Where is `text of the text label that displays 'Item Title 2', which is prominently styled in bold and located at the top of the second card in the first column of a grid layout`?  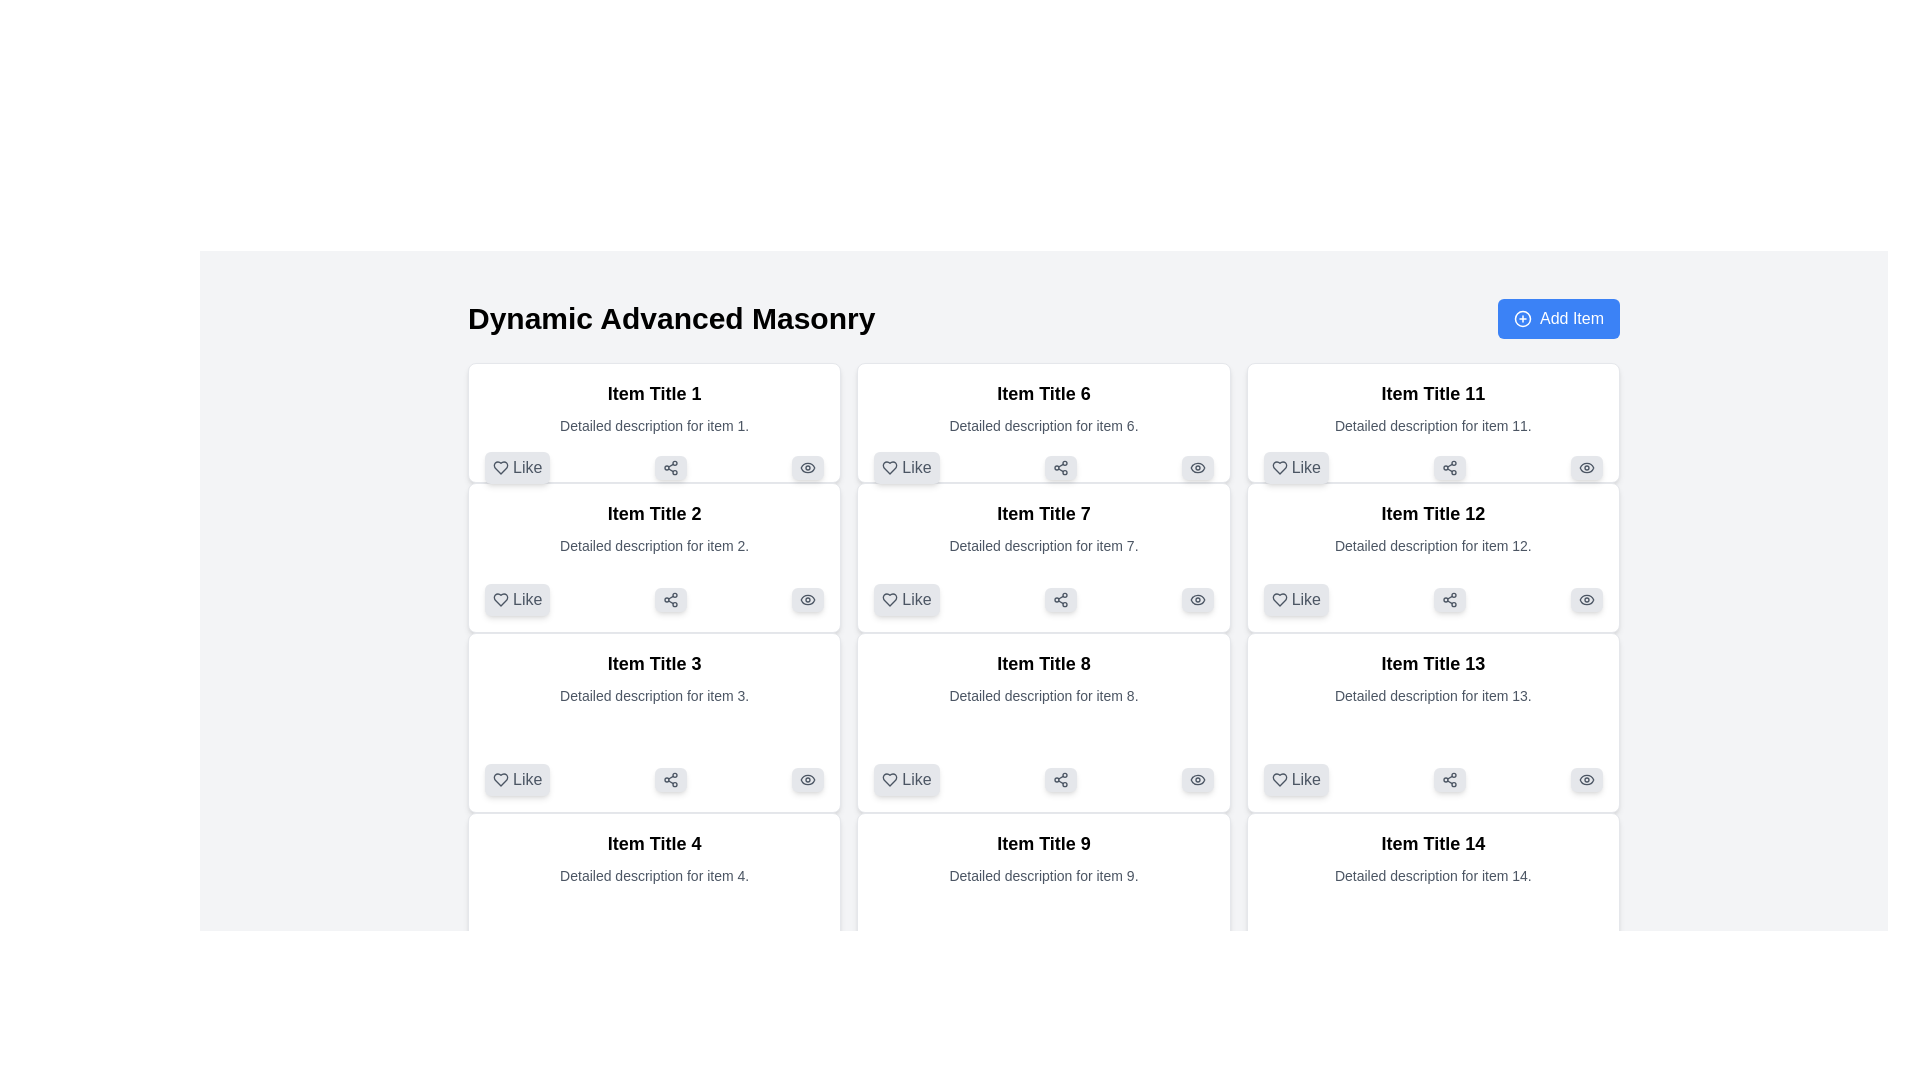
text of the text label that displays 'Item Title 2', which is prominently styled in bold and located at the top of the second card in the first column of a grid layout is located at coordinates (654, 512).